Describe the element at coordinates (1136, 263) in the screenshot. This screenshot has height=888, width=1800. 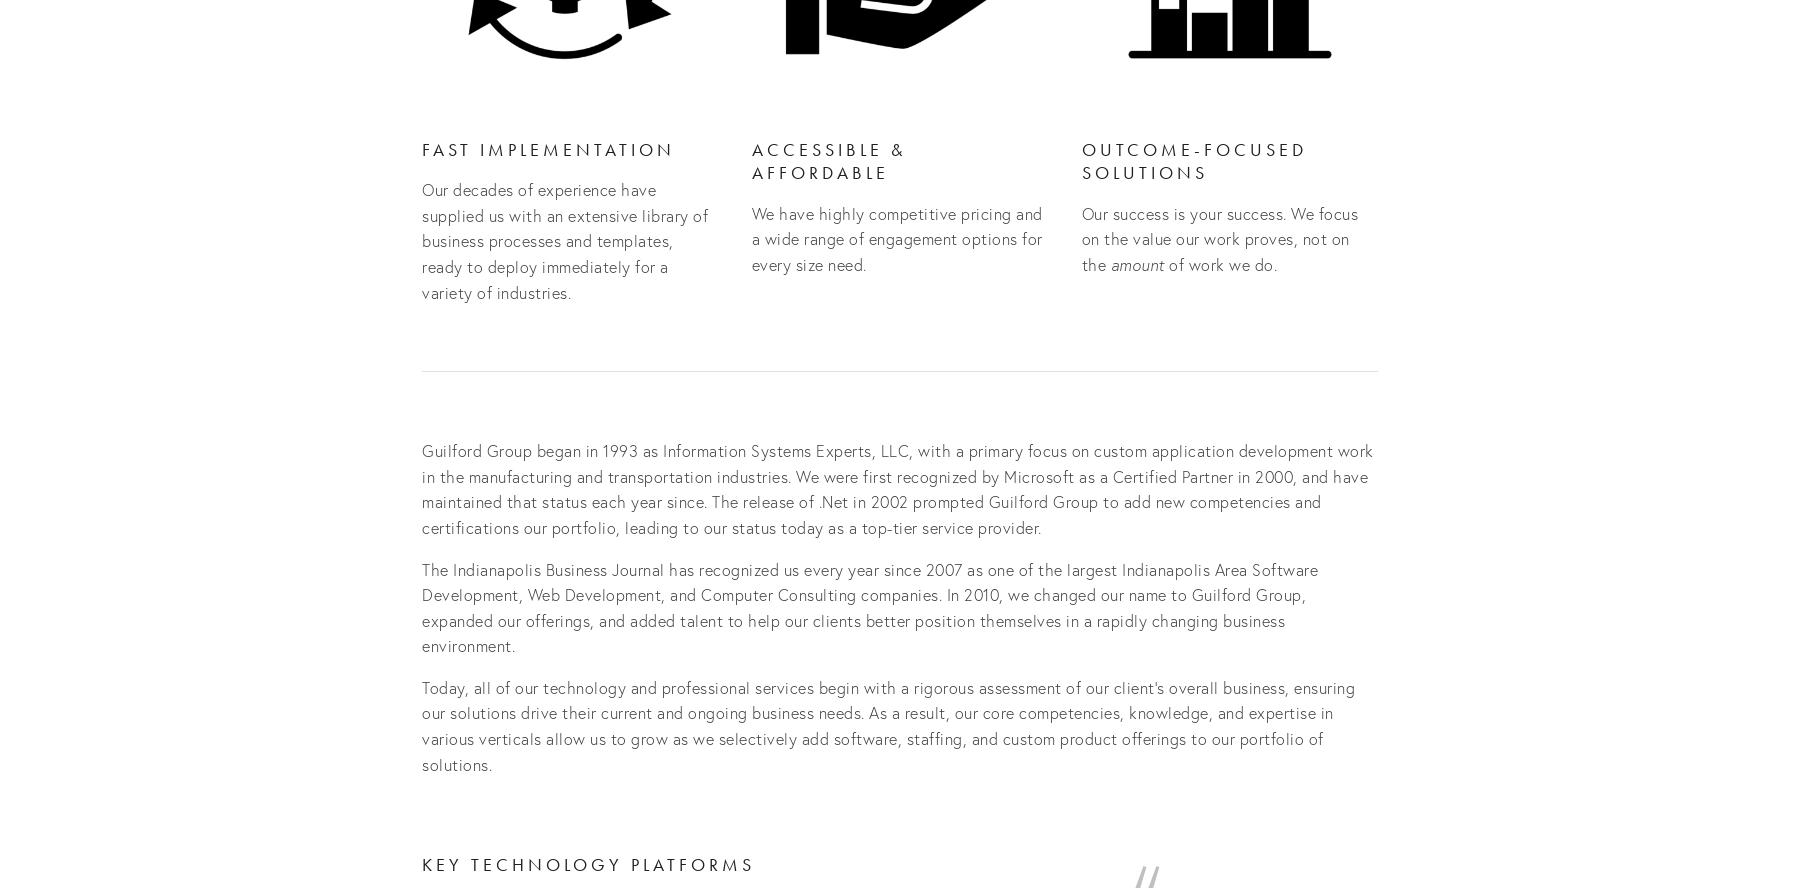
I see `'amount'` at that location.